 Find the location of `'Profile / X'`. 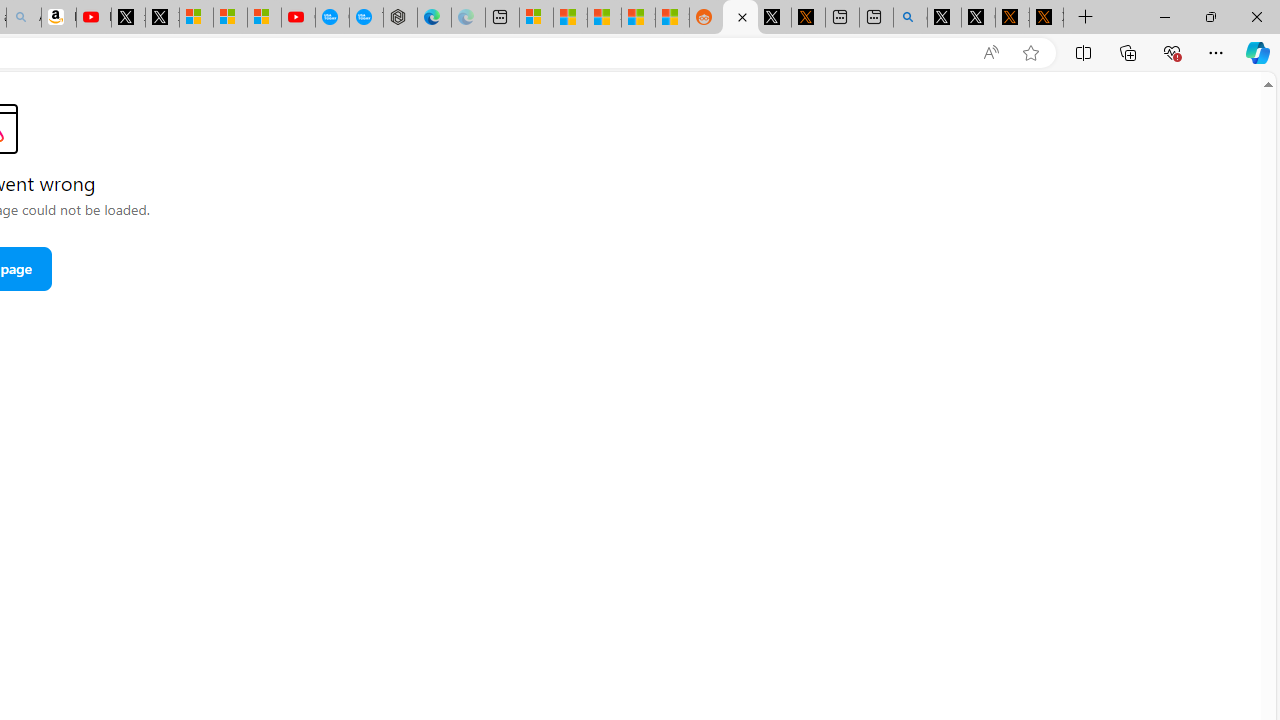

'Profile / X' is located at coordinates (943, 17).